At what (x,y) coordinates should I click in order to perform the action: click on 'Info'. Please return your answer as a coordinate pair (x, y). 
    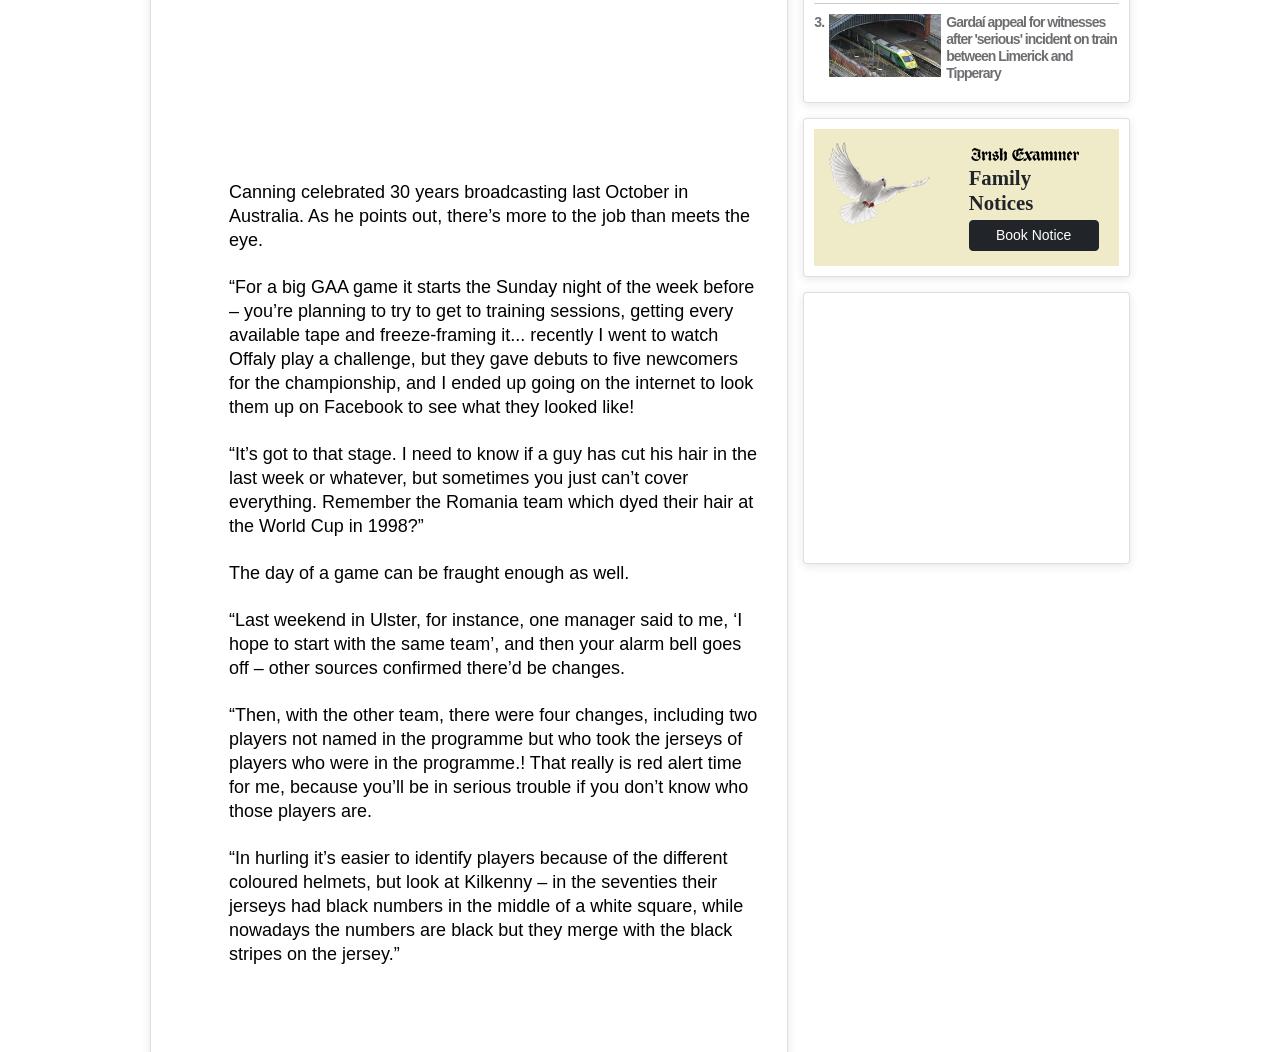
    Looking at the image, I should click on (897, 341).